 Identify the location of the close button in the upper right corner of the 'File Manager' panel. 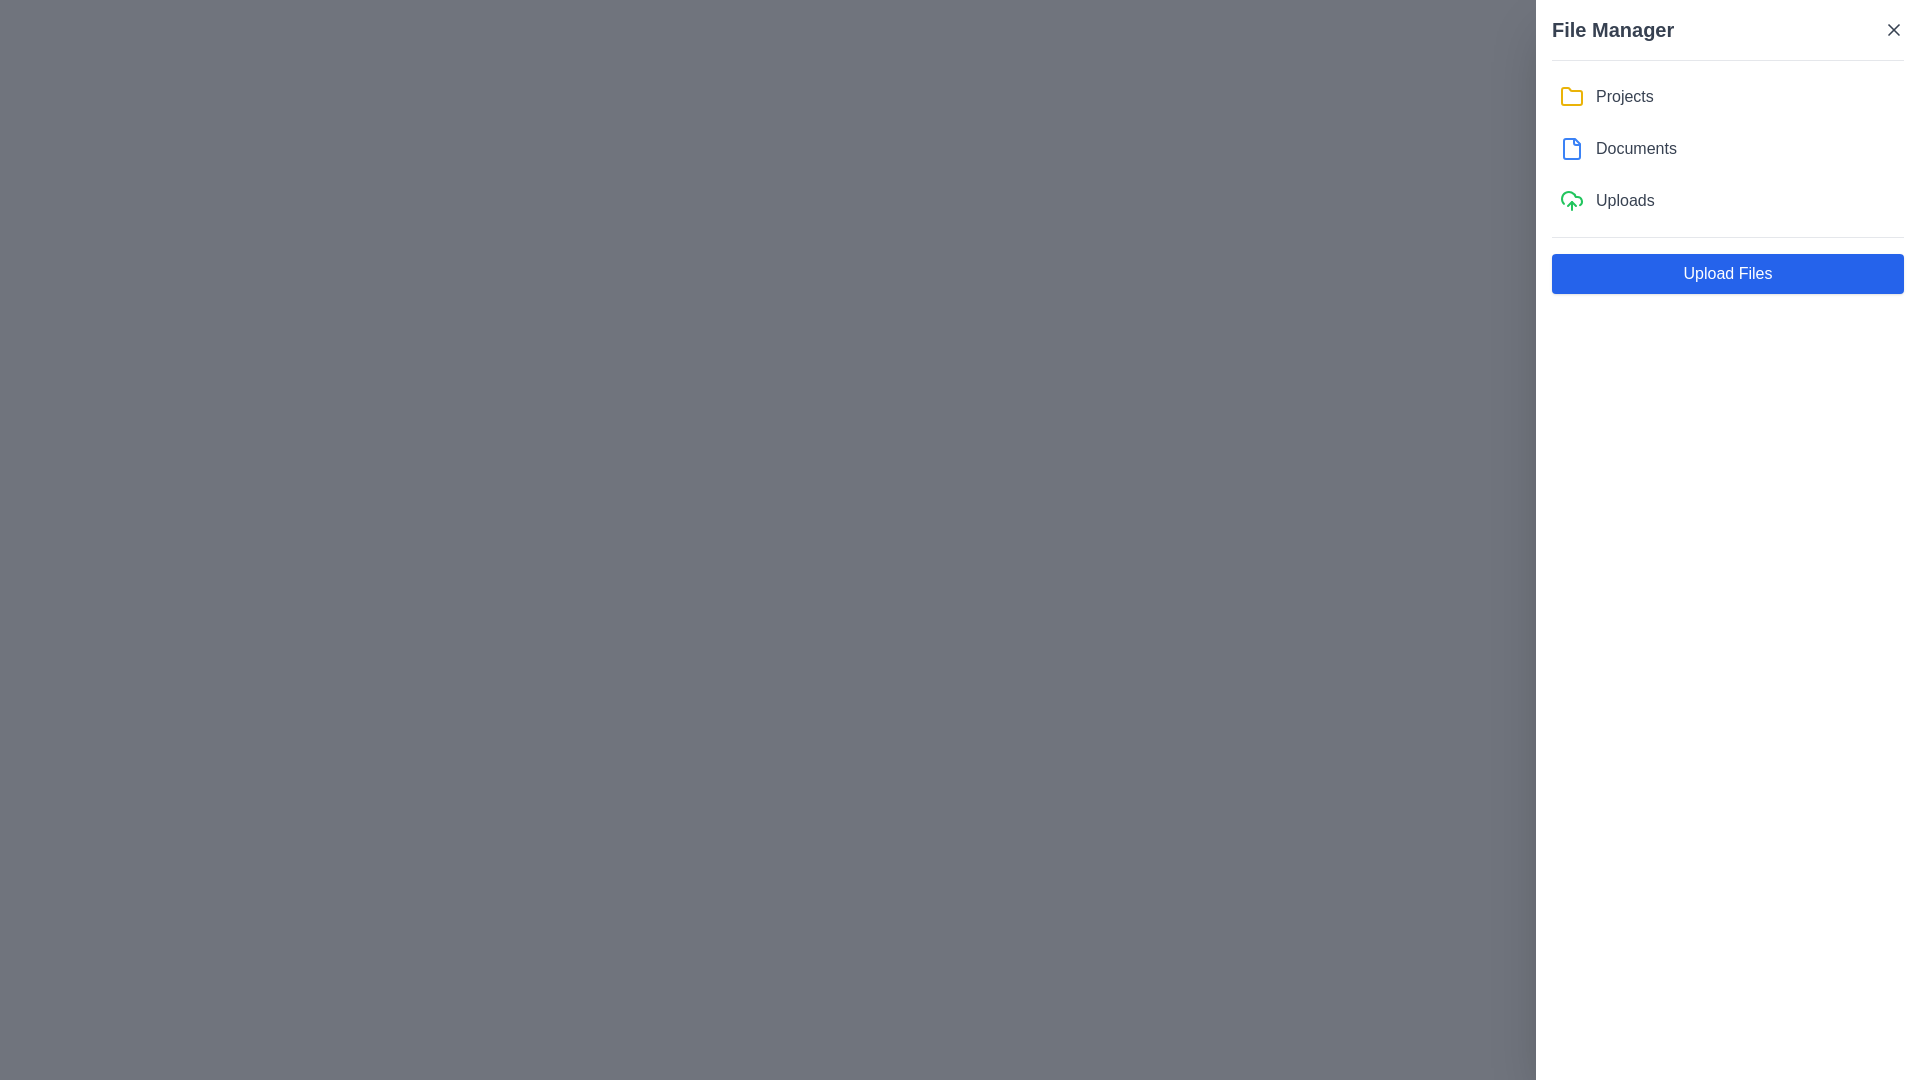
(1893, 30).